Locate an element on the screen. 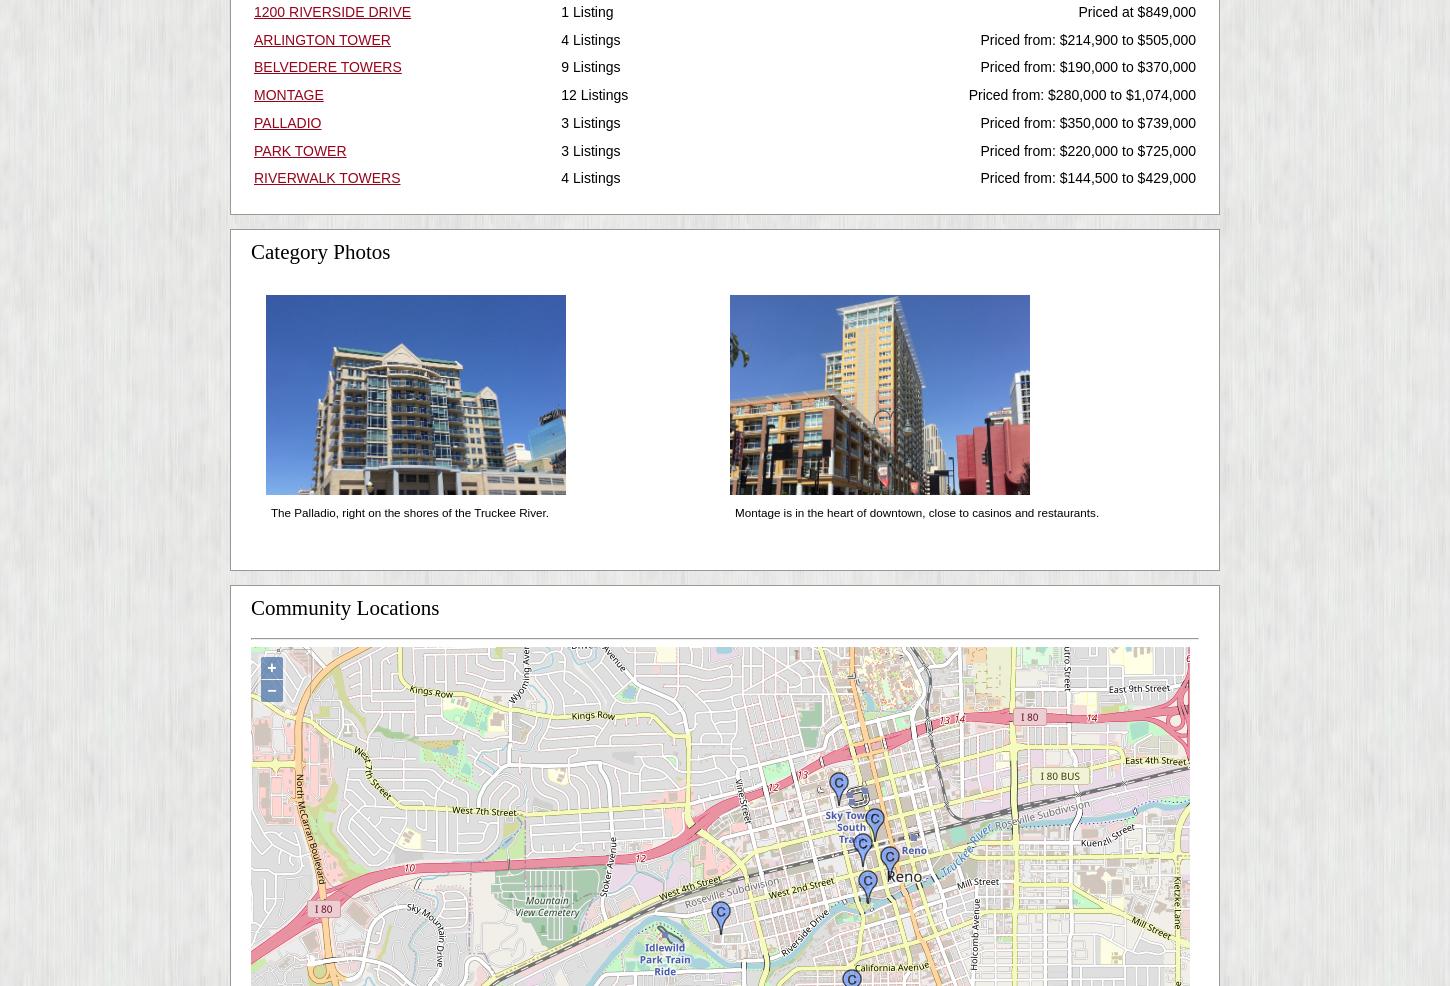  'Community Locations' is located at coordinates (344, 607).